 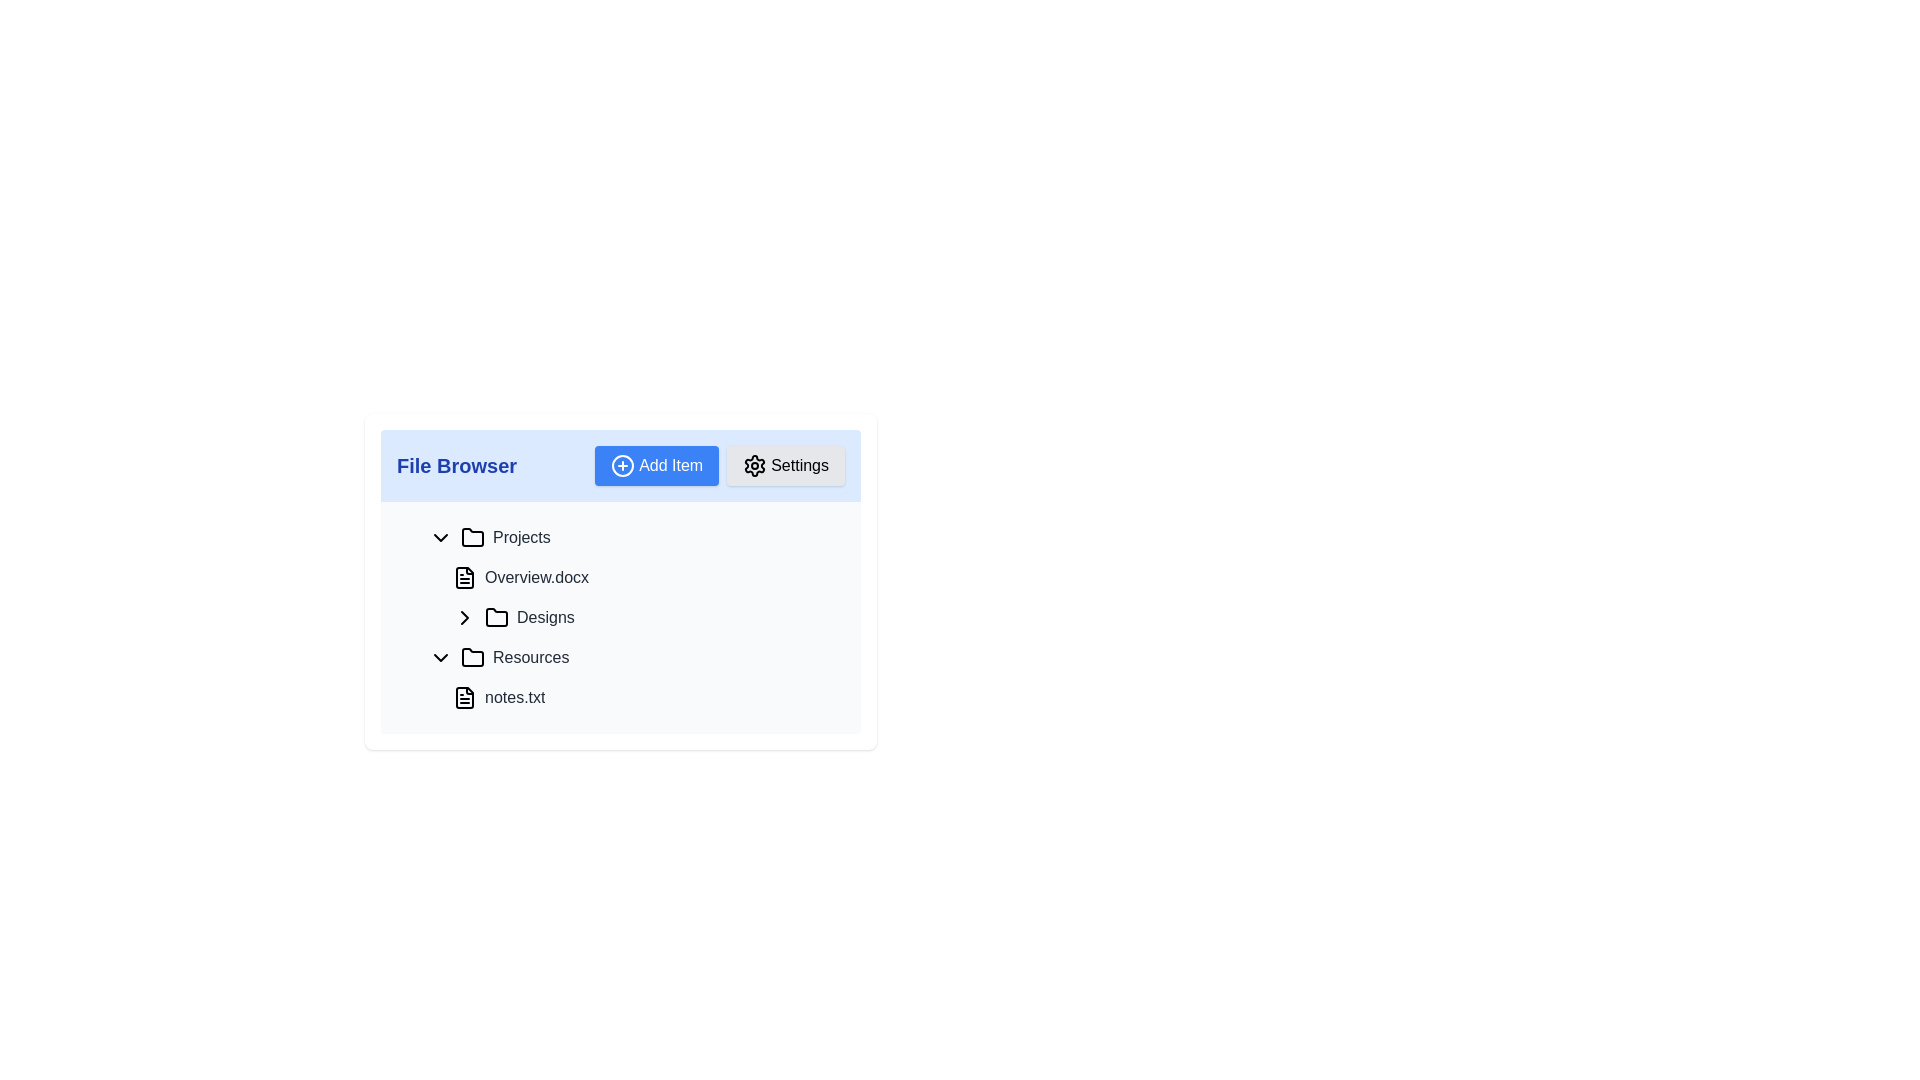 What do you see at coordinates (785, 466) in the screenshot?
I see `the settings button located to the right of the 'Add Item' button in the top-right section of the interface` at bounding box center [785, 466].